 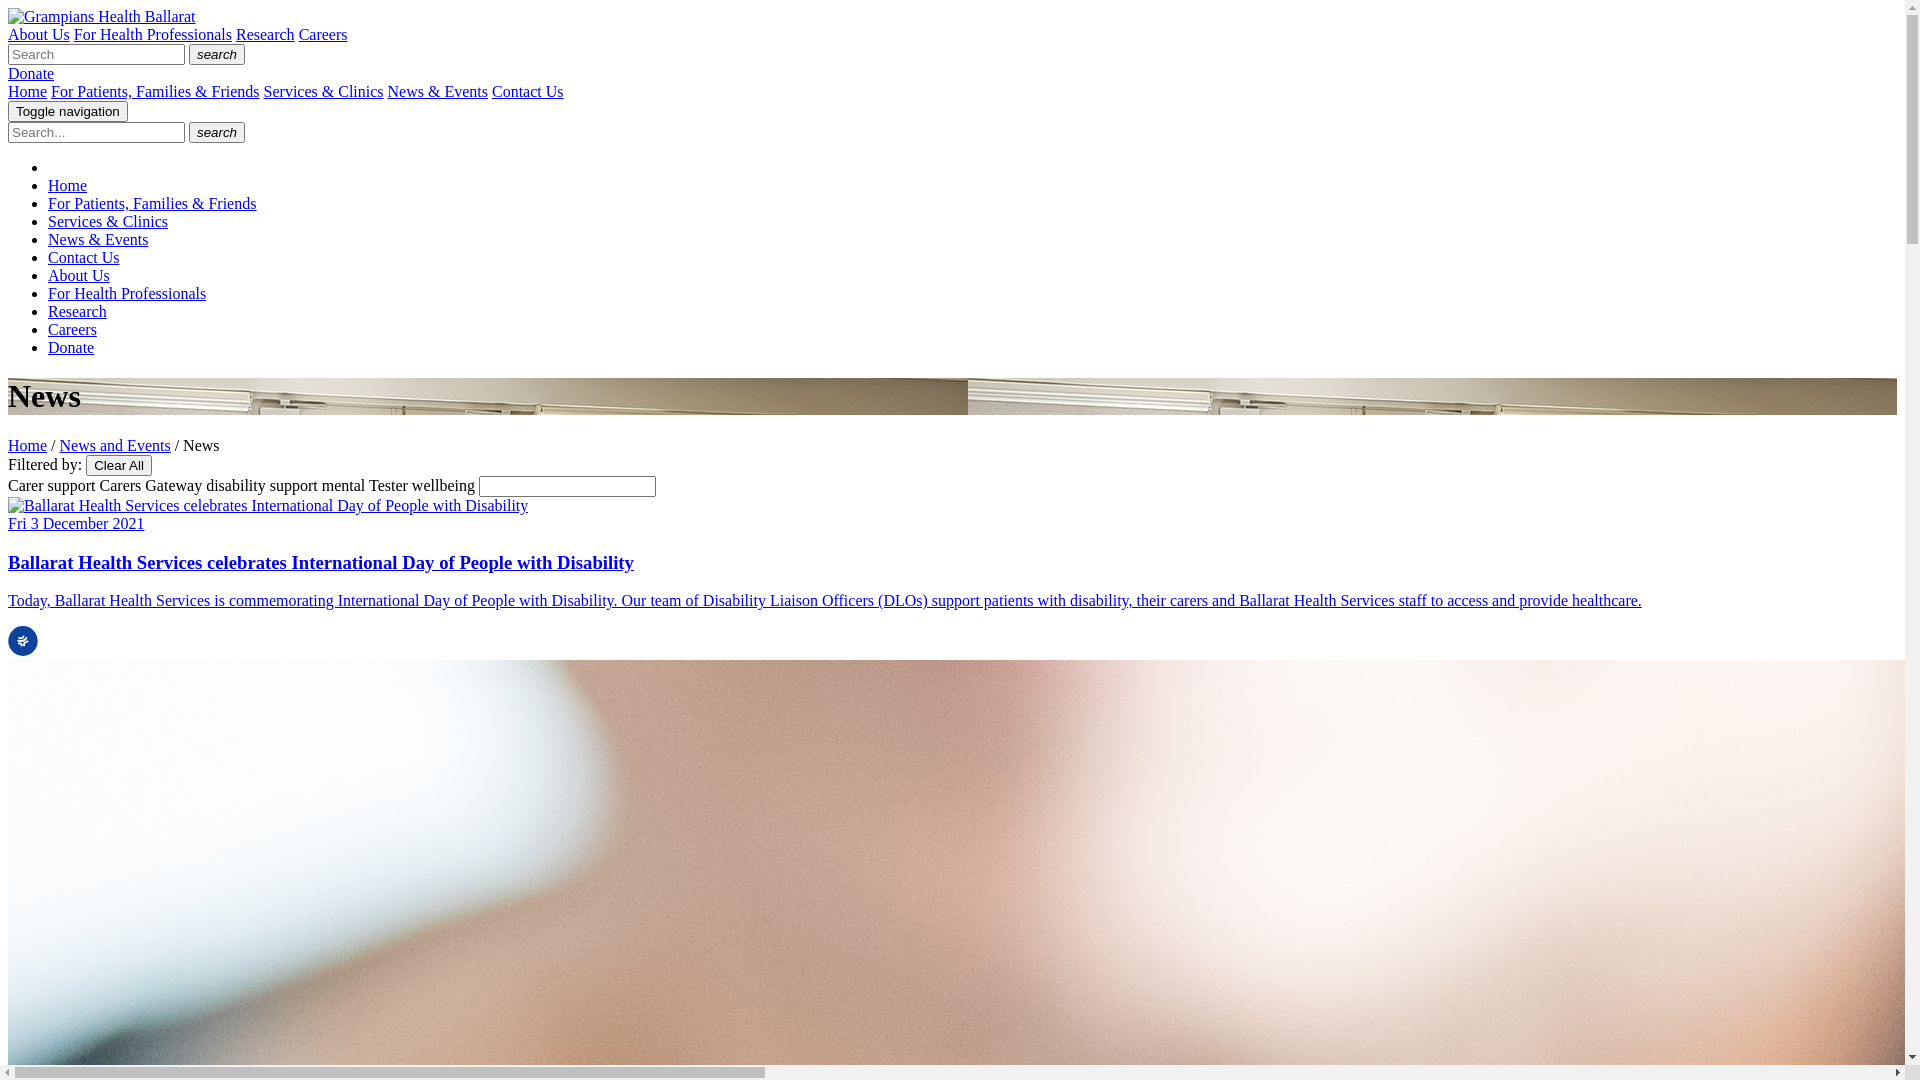 I want to click on 'About Us', so click(x=38, y=34).